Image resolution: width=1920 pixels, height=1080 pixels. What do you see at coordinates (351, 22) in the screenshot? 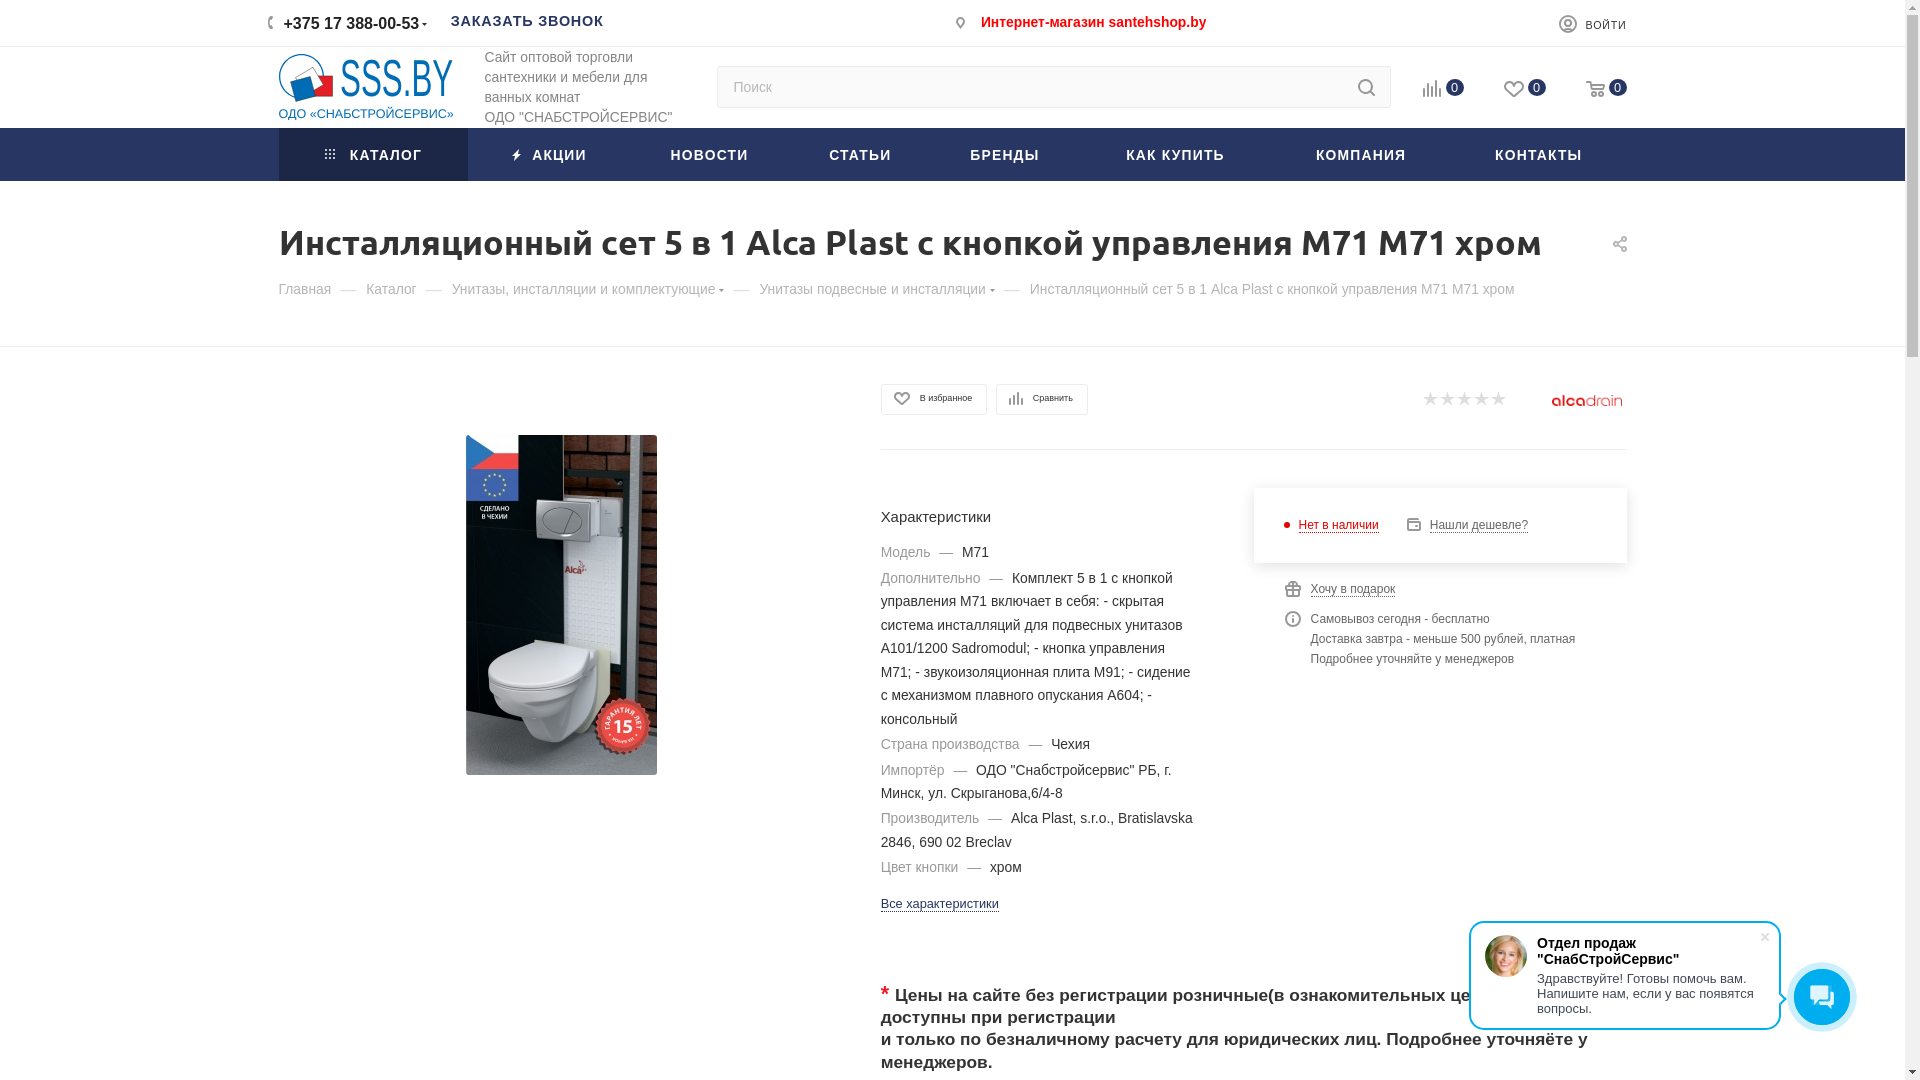
I see `'+375 17 388-00-53'` at bounding box center [351, 22].